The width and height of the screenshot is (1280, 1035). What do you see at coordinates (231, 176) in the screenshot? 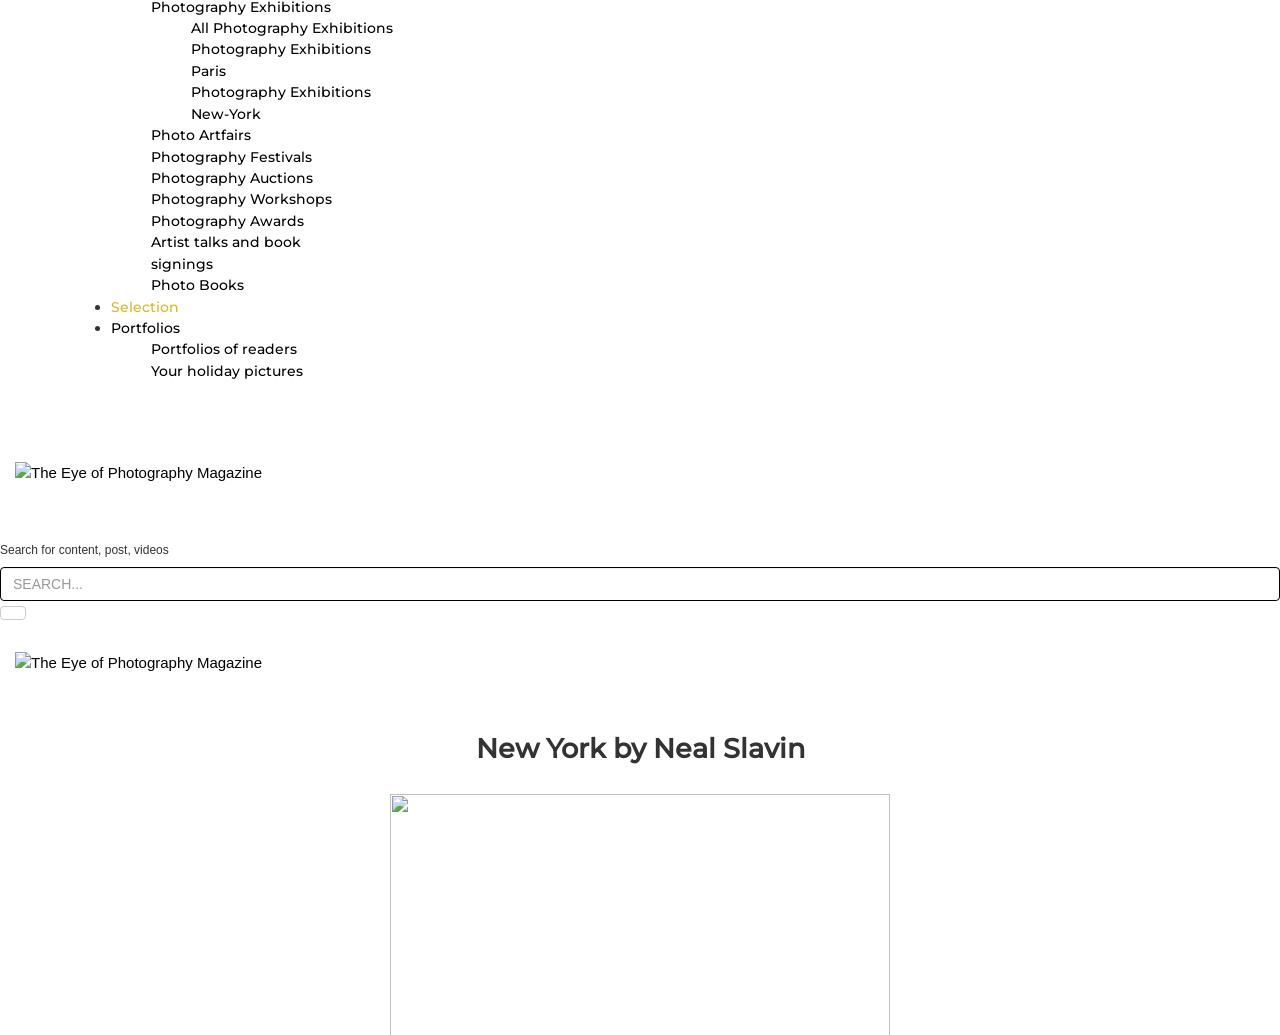
I see `'Photography Auctions'` at bounding box center [231, 176].